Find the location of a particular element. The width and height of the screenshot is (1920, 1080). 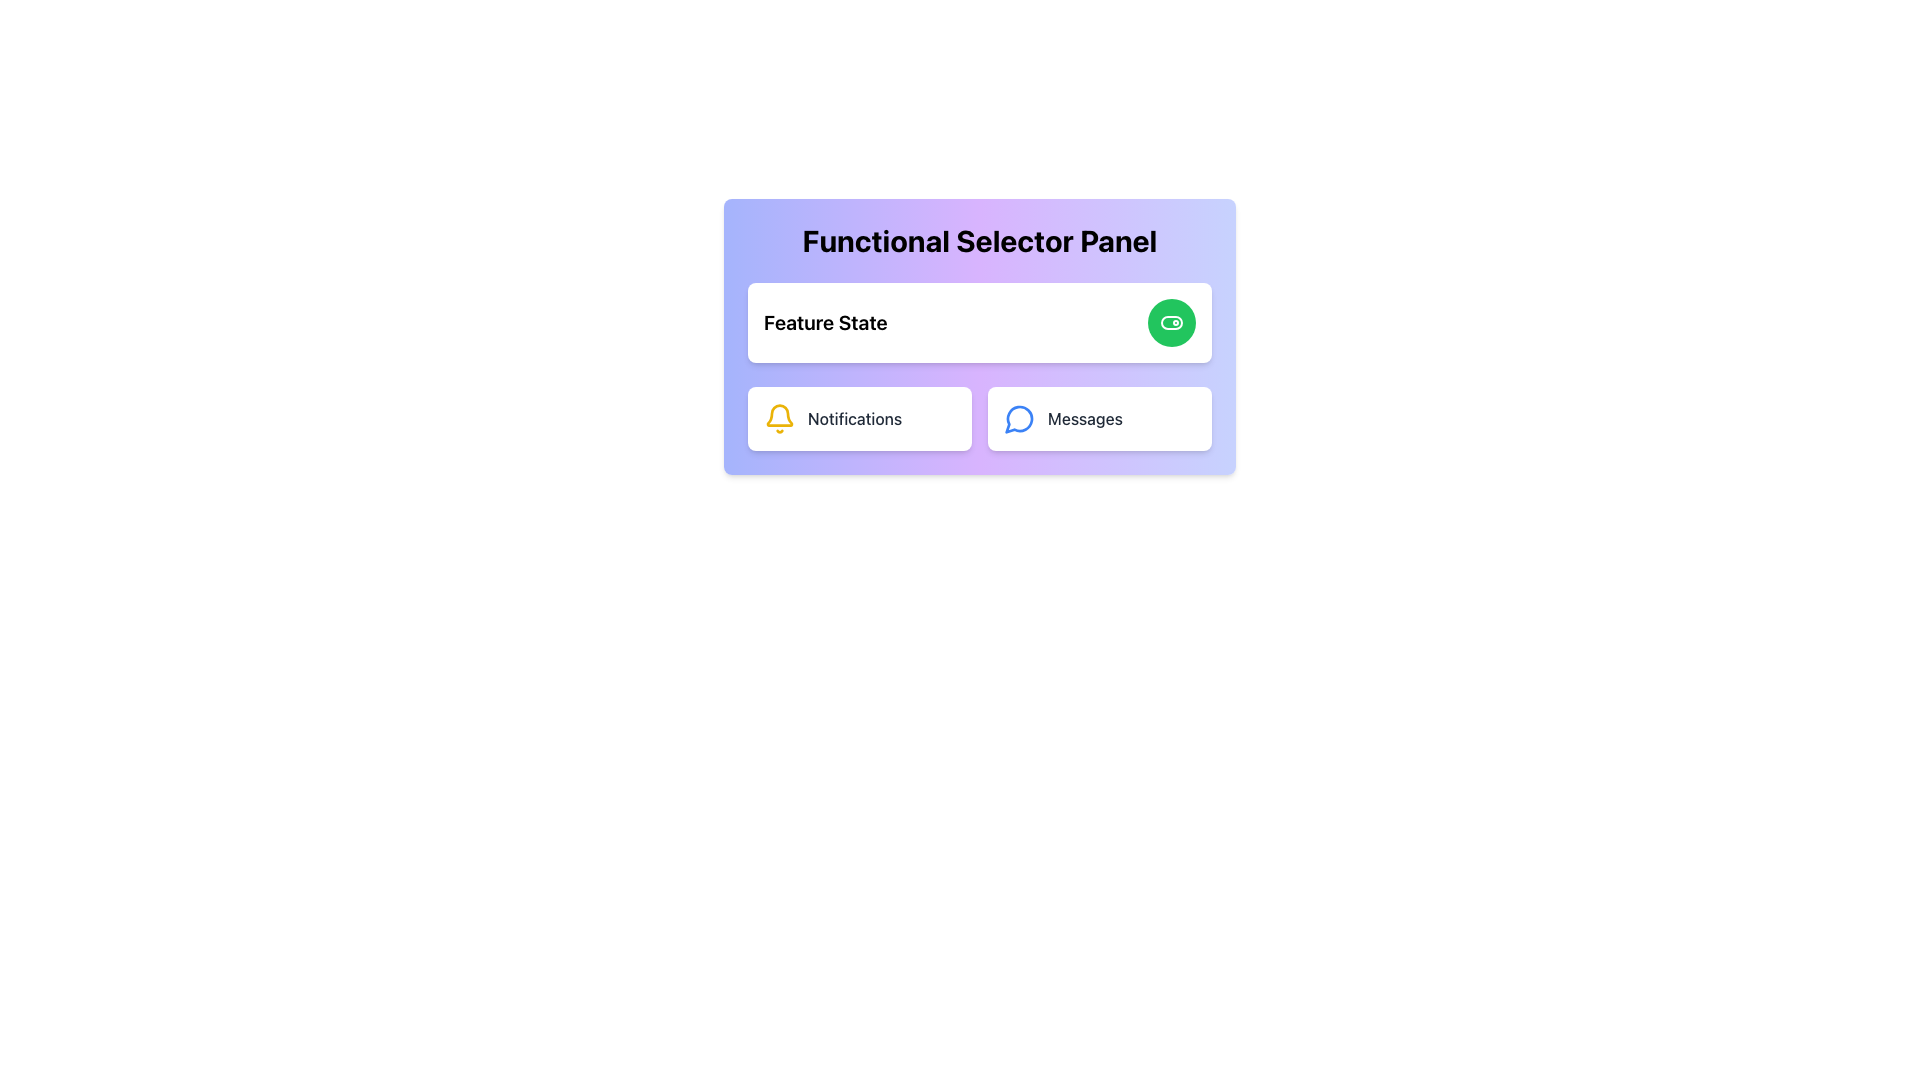

the background shape of the toggle switch, which is a rectangular element with rounded corners, located in the top-right of the 'Feature State' section is located at coordinates (1171, 322).